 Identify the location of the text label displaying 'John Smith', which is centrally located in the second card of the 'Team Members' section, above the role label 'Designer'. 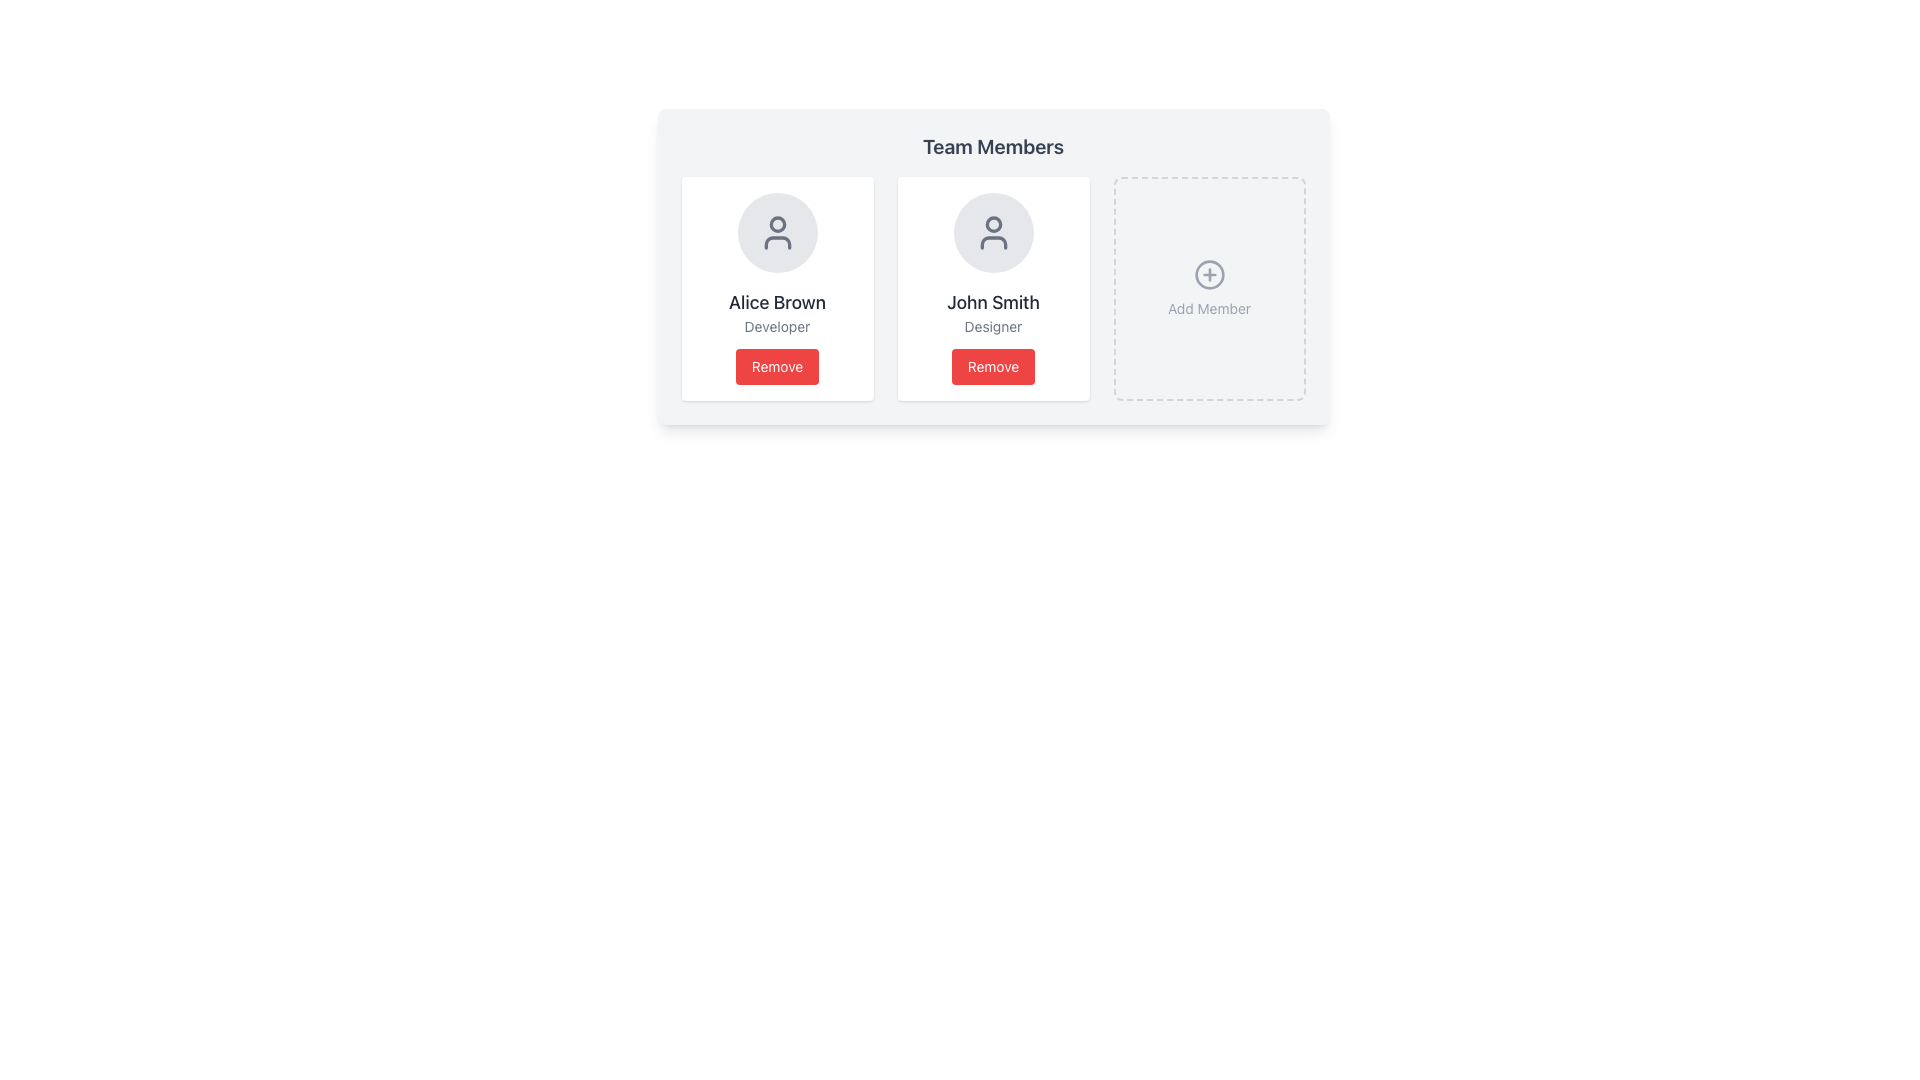
(993, 303).